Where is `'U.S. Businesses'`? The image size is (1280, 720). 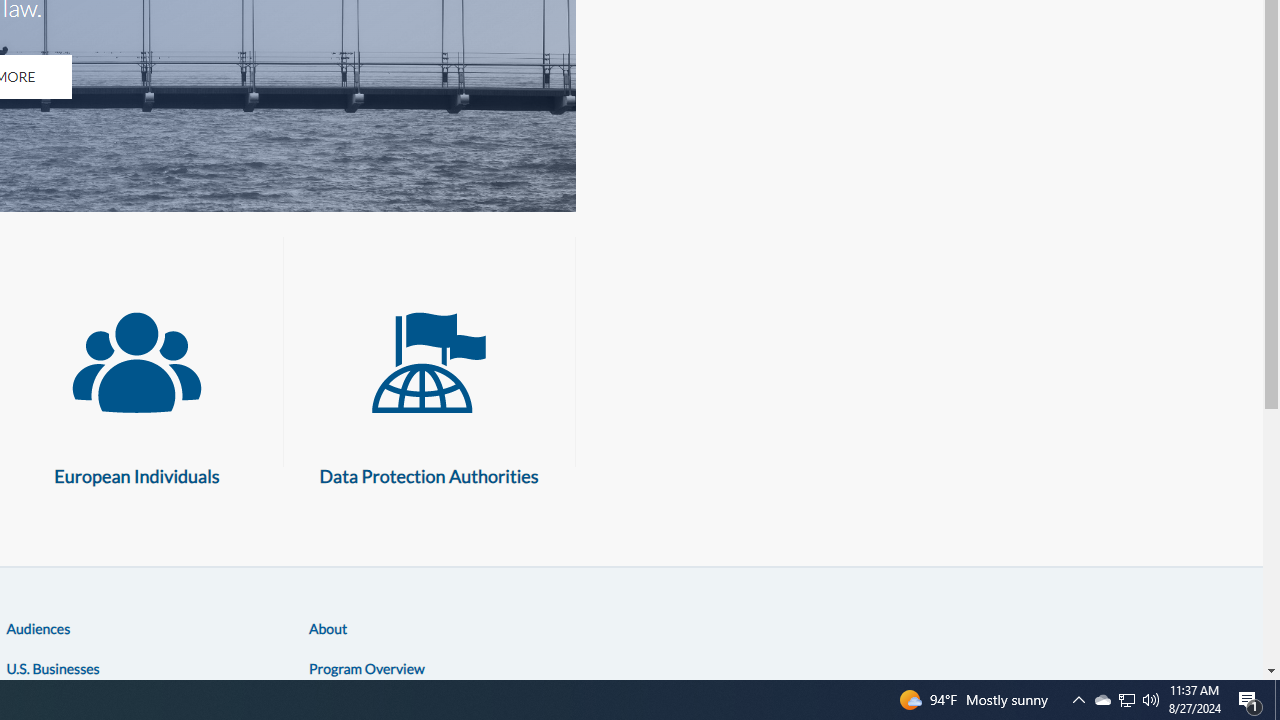 'U.S. Businesses' is located at coordinates (53, 667).